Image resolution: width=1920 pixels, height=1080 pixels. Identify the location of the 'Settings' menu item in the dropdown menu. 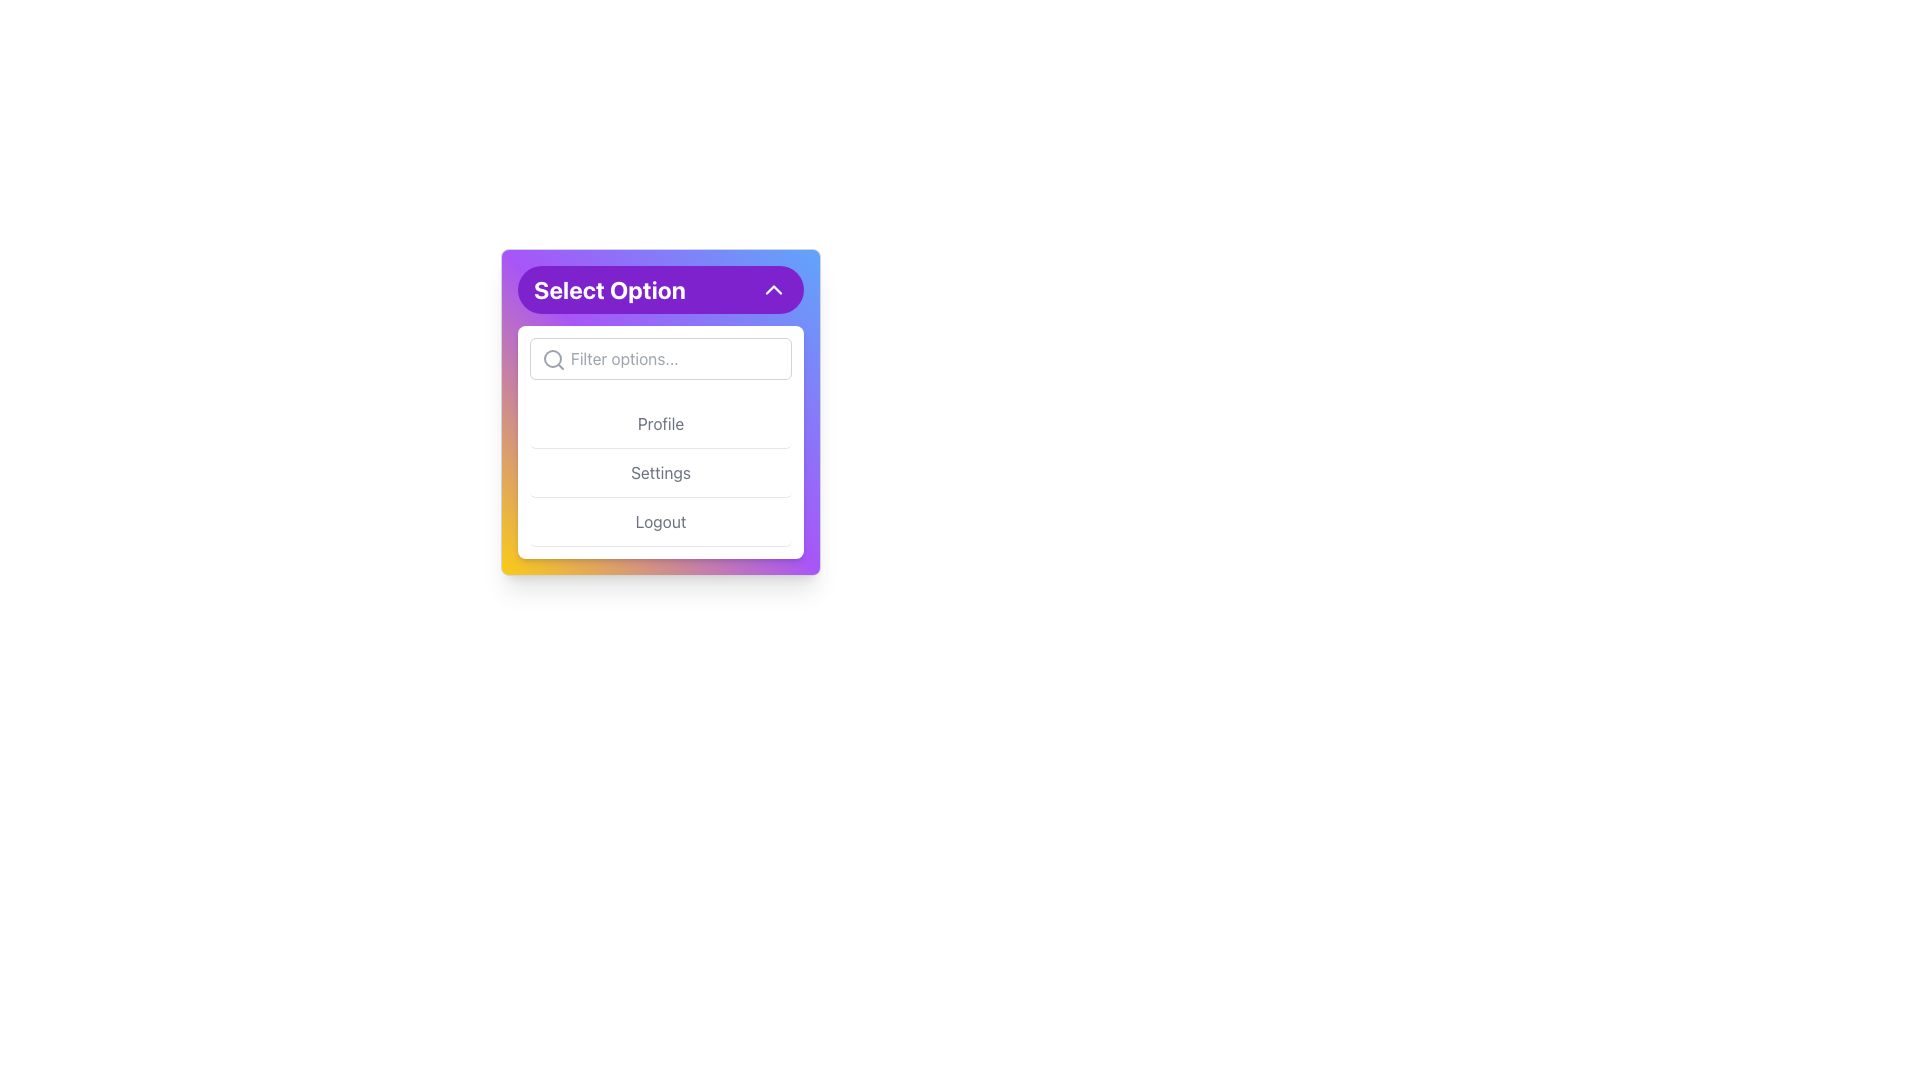
(661, 473).